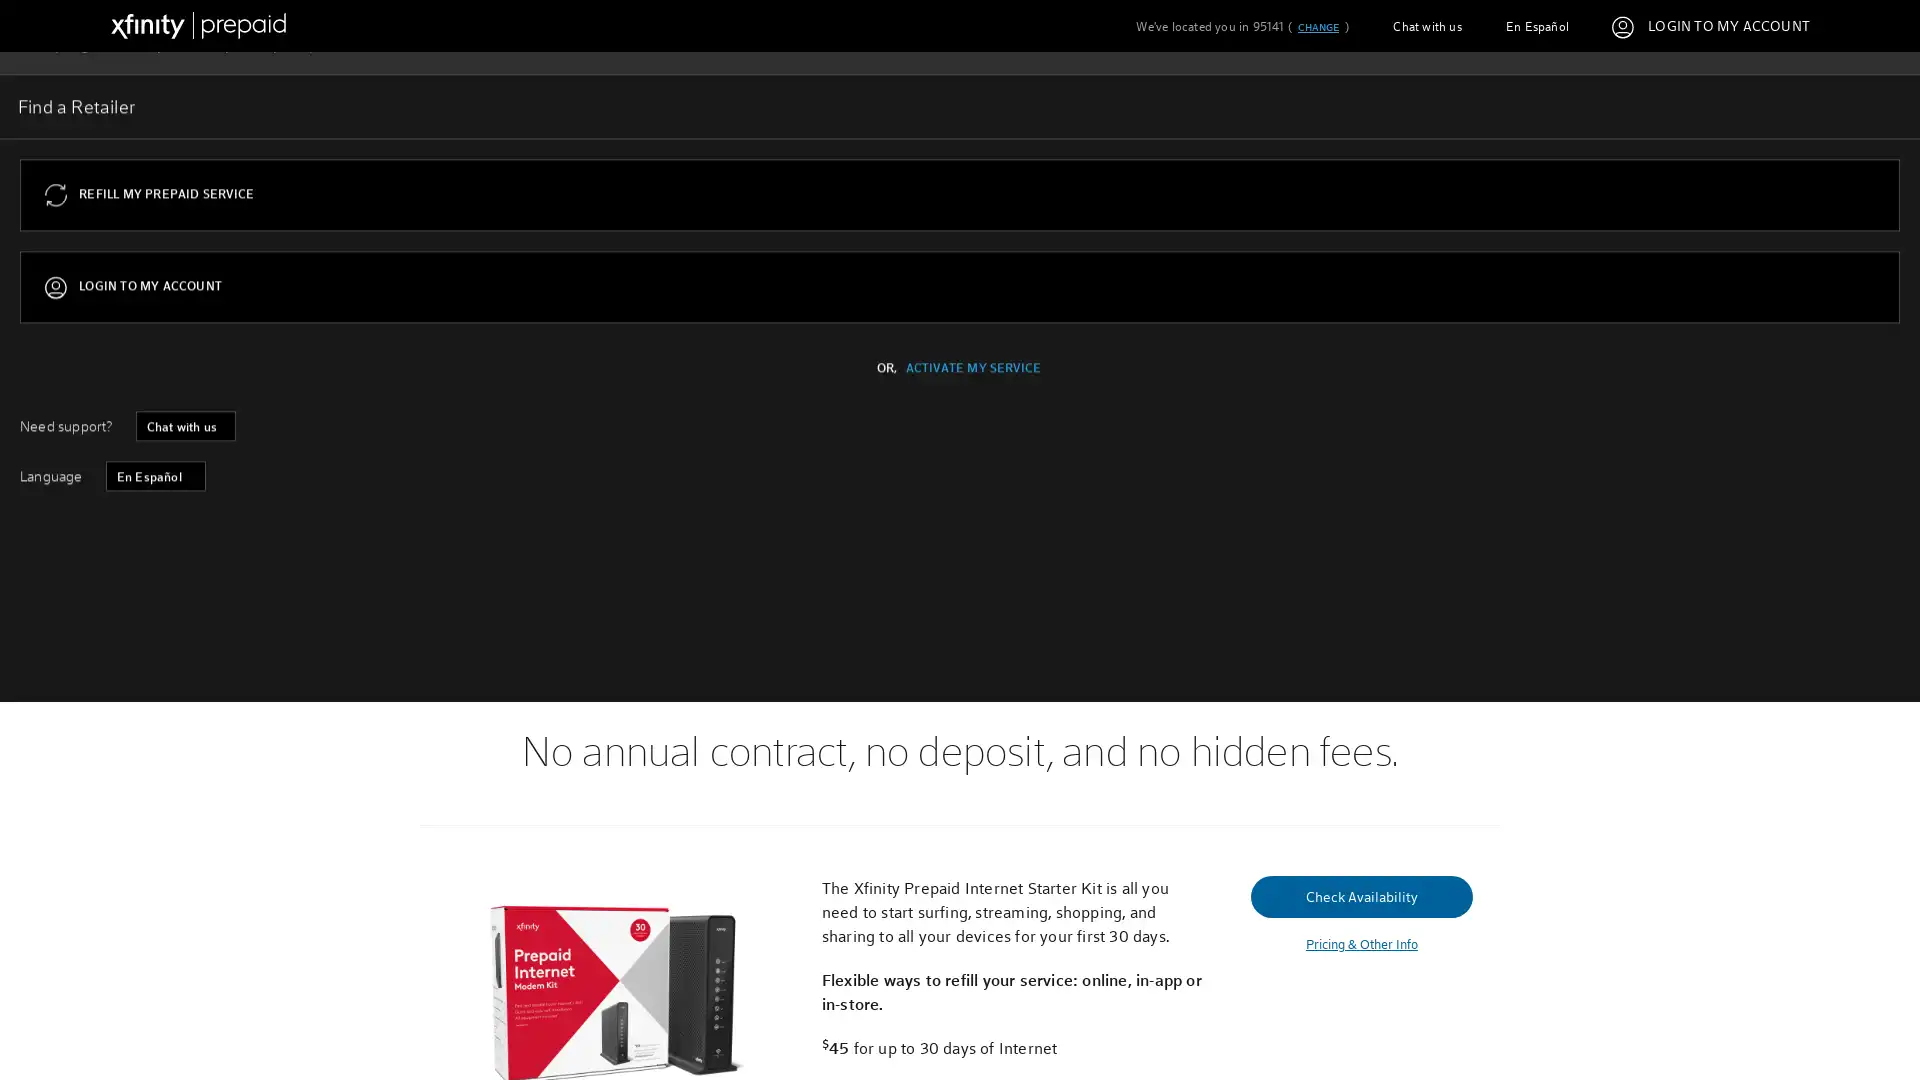  Describe the element at coordinates (531, 467) in the screenshot. I see `Check Availability` at that location.